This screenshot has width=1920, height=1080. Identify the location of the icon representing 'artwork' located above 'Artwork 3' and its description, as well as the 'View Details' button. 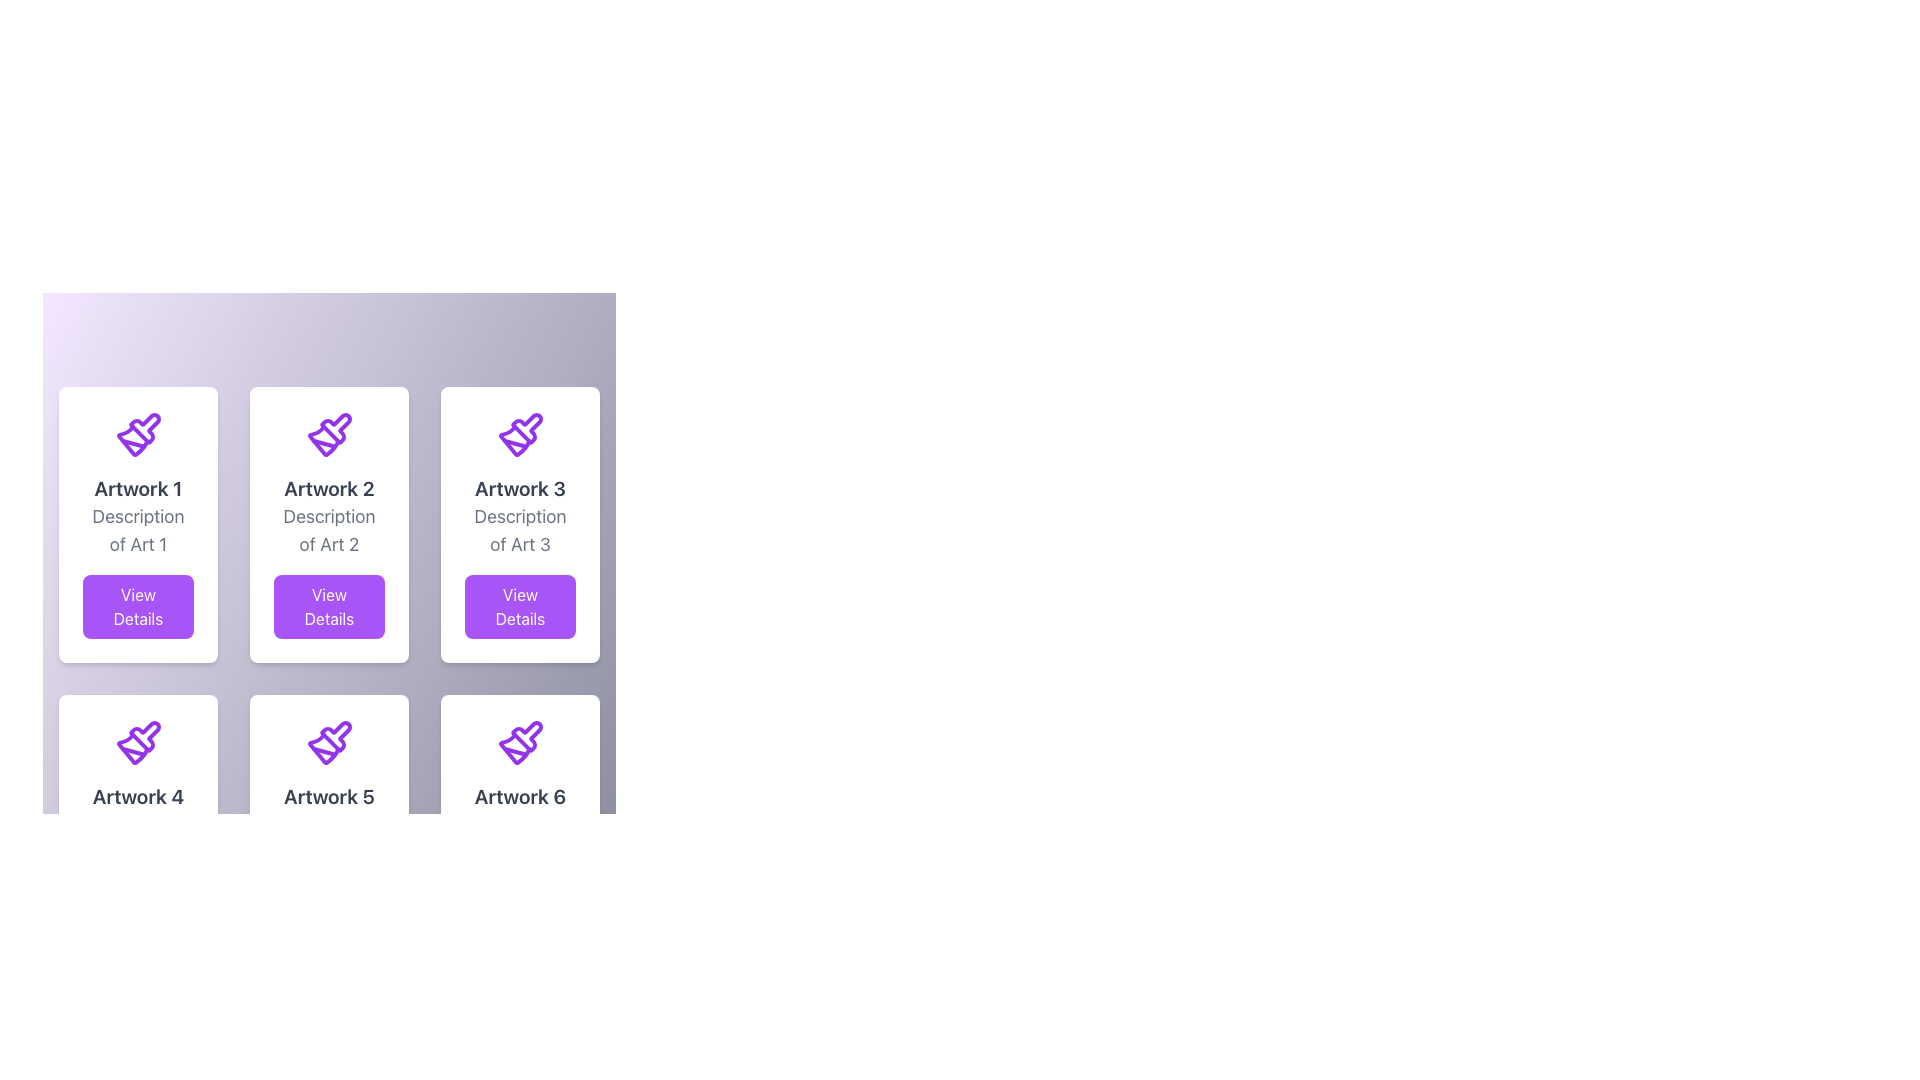
(520, 434).